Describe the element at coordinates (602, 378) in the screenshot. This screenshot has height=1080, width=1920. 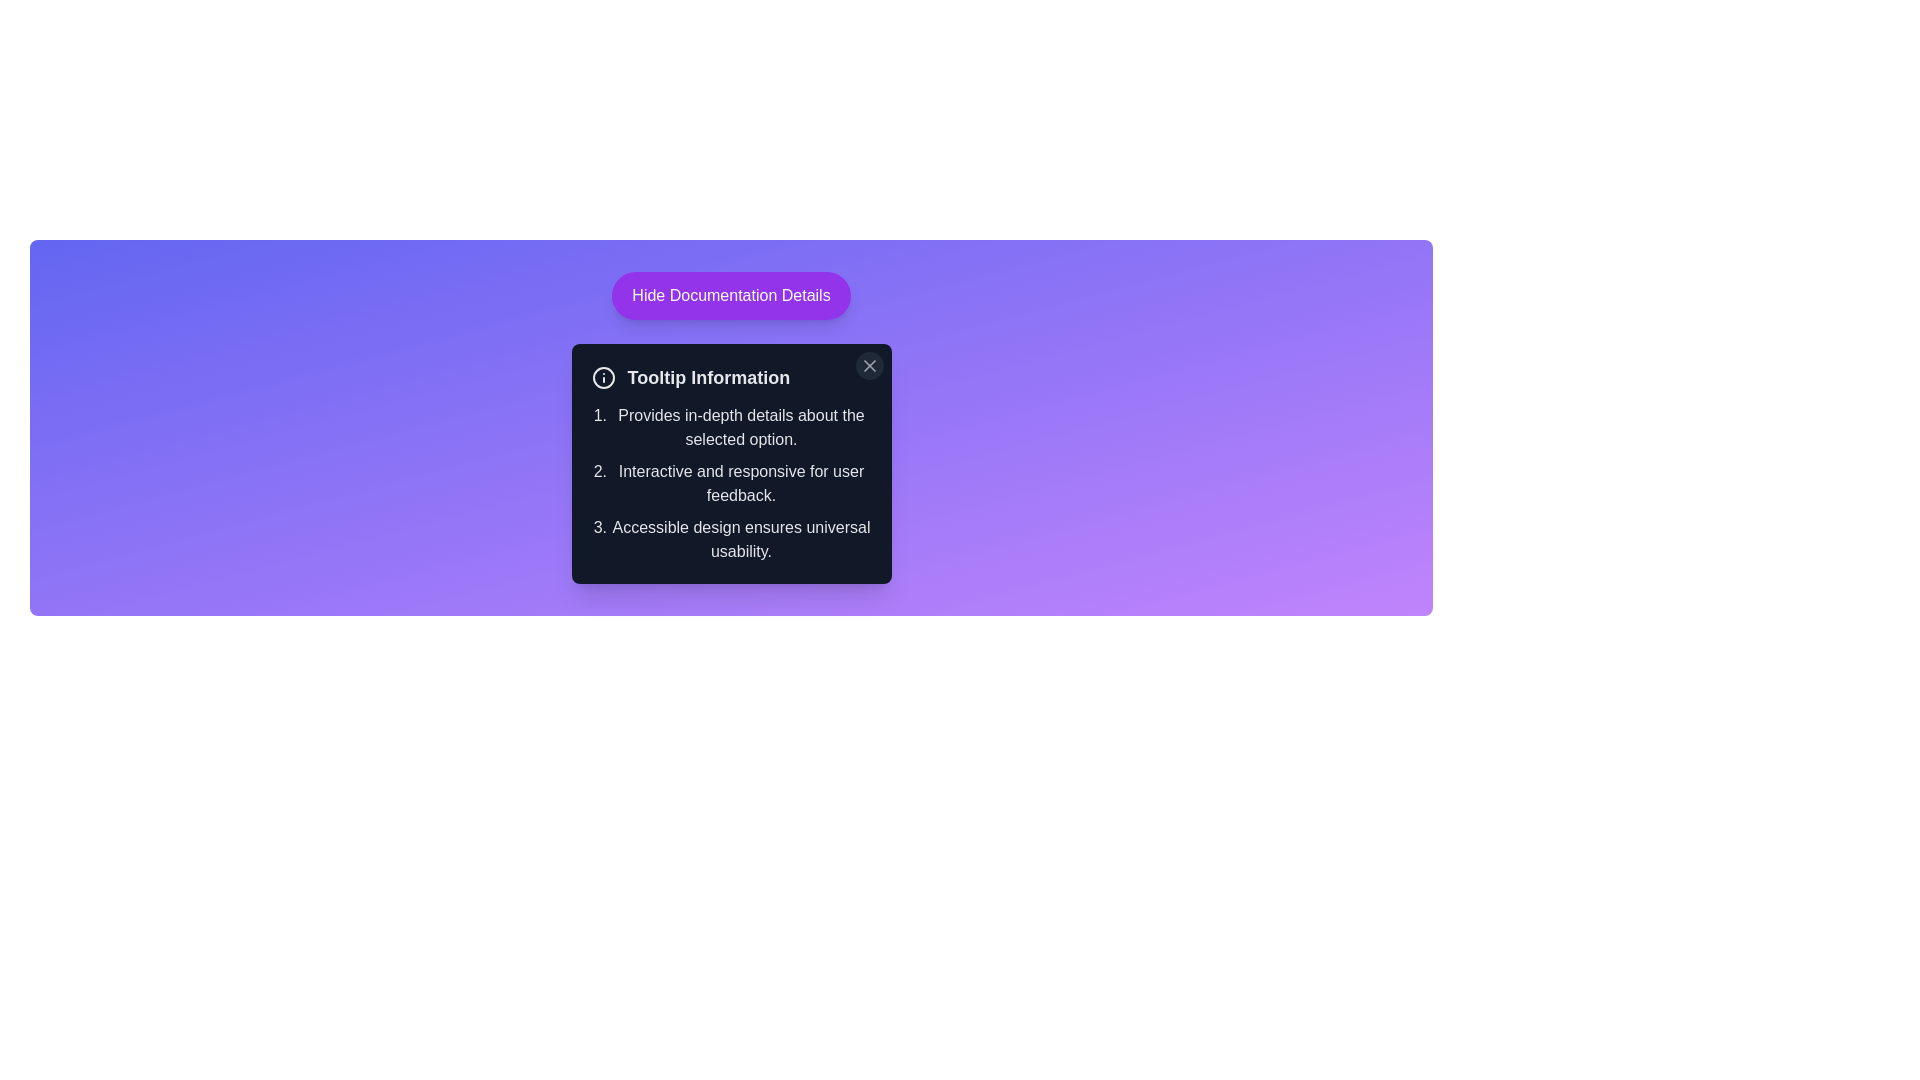
I see `the circular graphical element, which is a white-filled circle with a 10-unit radius located within the tooltip of an info icon` at that location.